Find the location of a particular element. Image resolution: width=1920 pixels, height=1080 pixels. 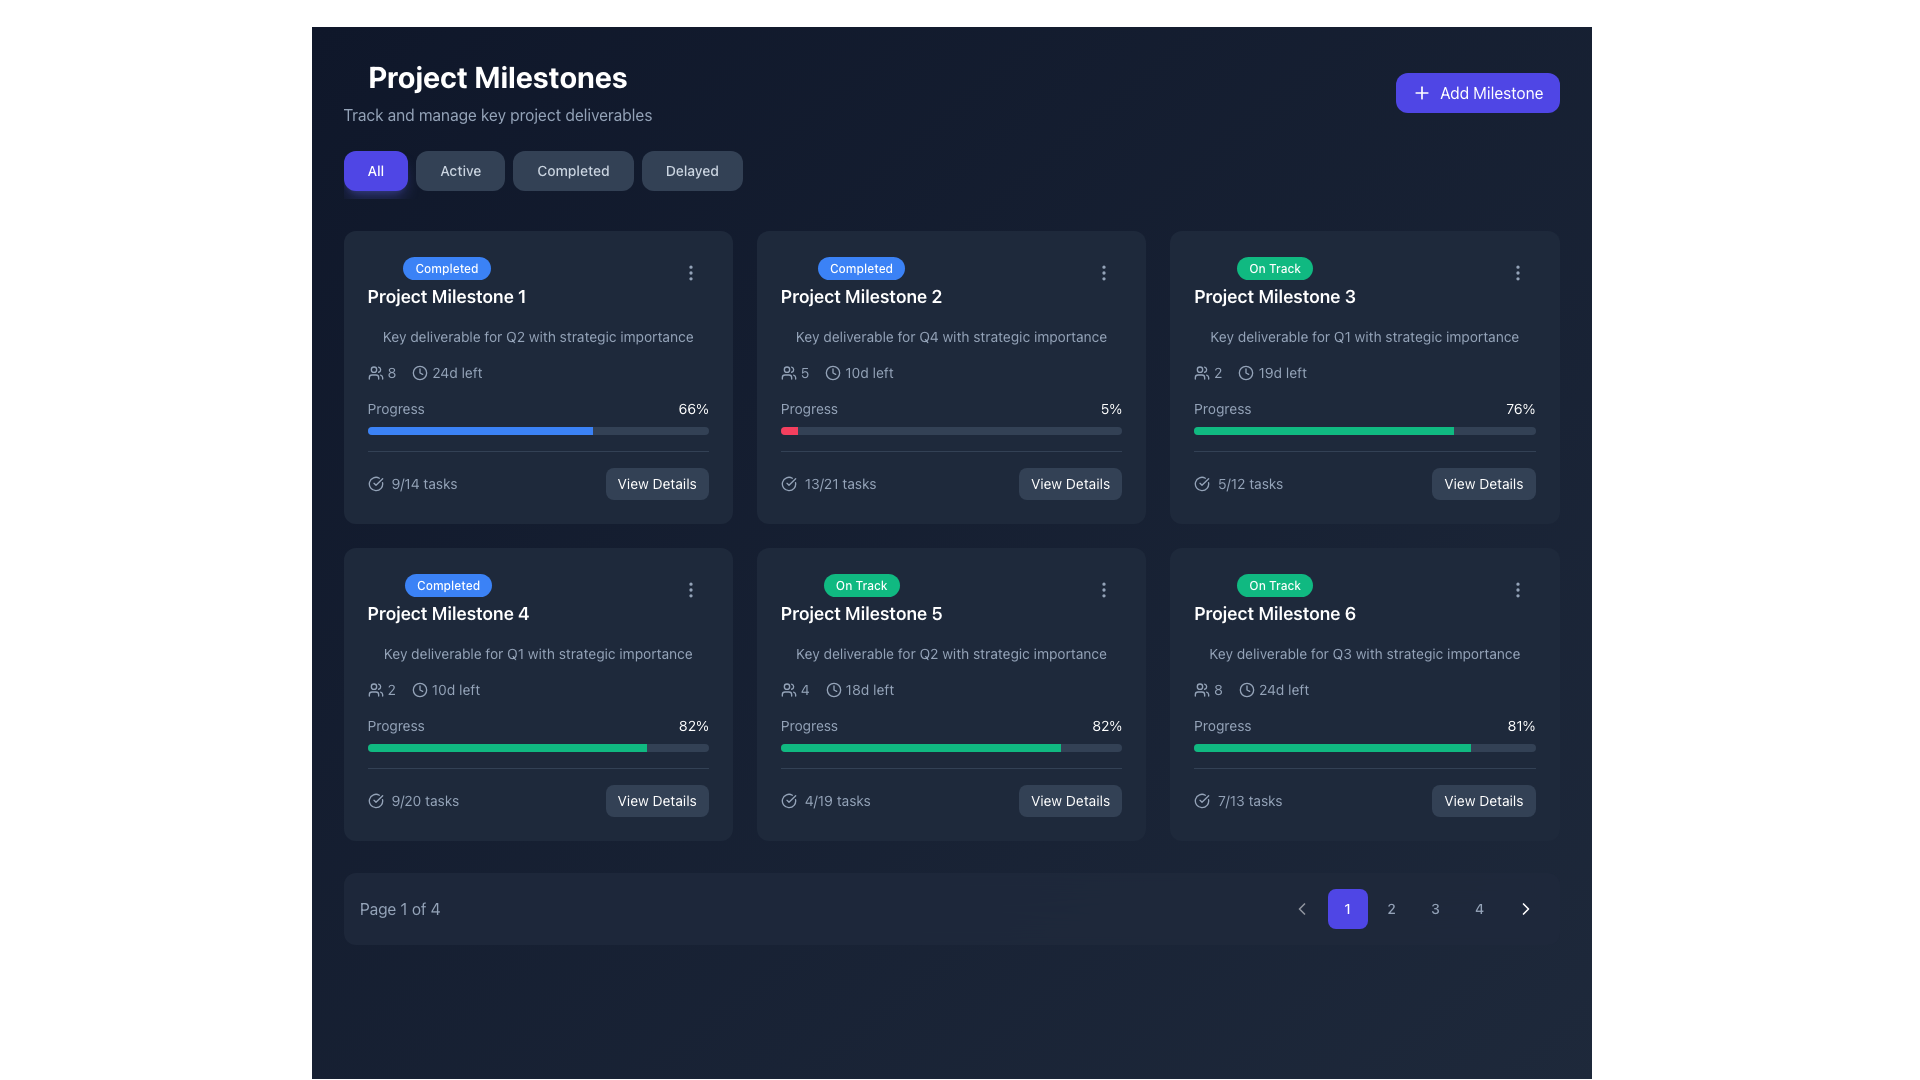

the numeric text '5' displayed next to the group of people icon, which is located to the left of the text '10d left' and above the progress bar in the second card labeled 'Project Milestone 2' is located at coordinates (794, 373).